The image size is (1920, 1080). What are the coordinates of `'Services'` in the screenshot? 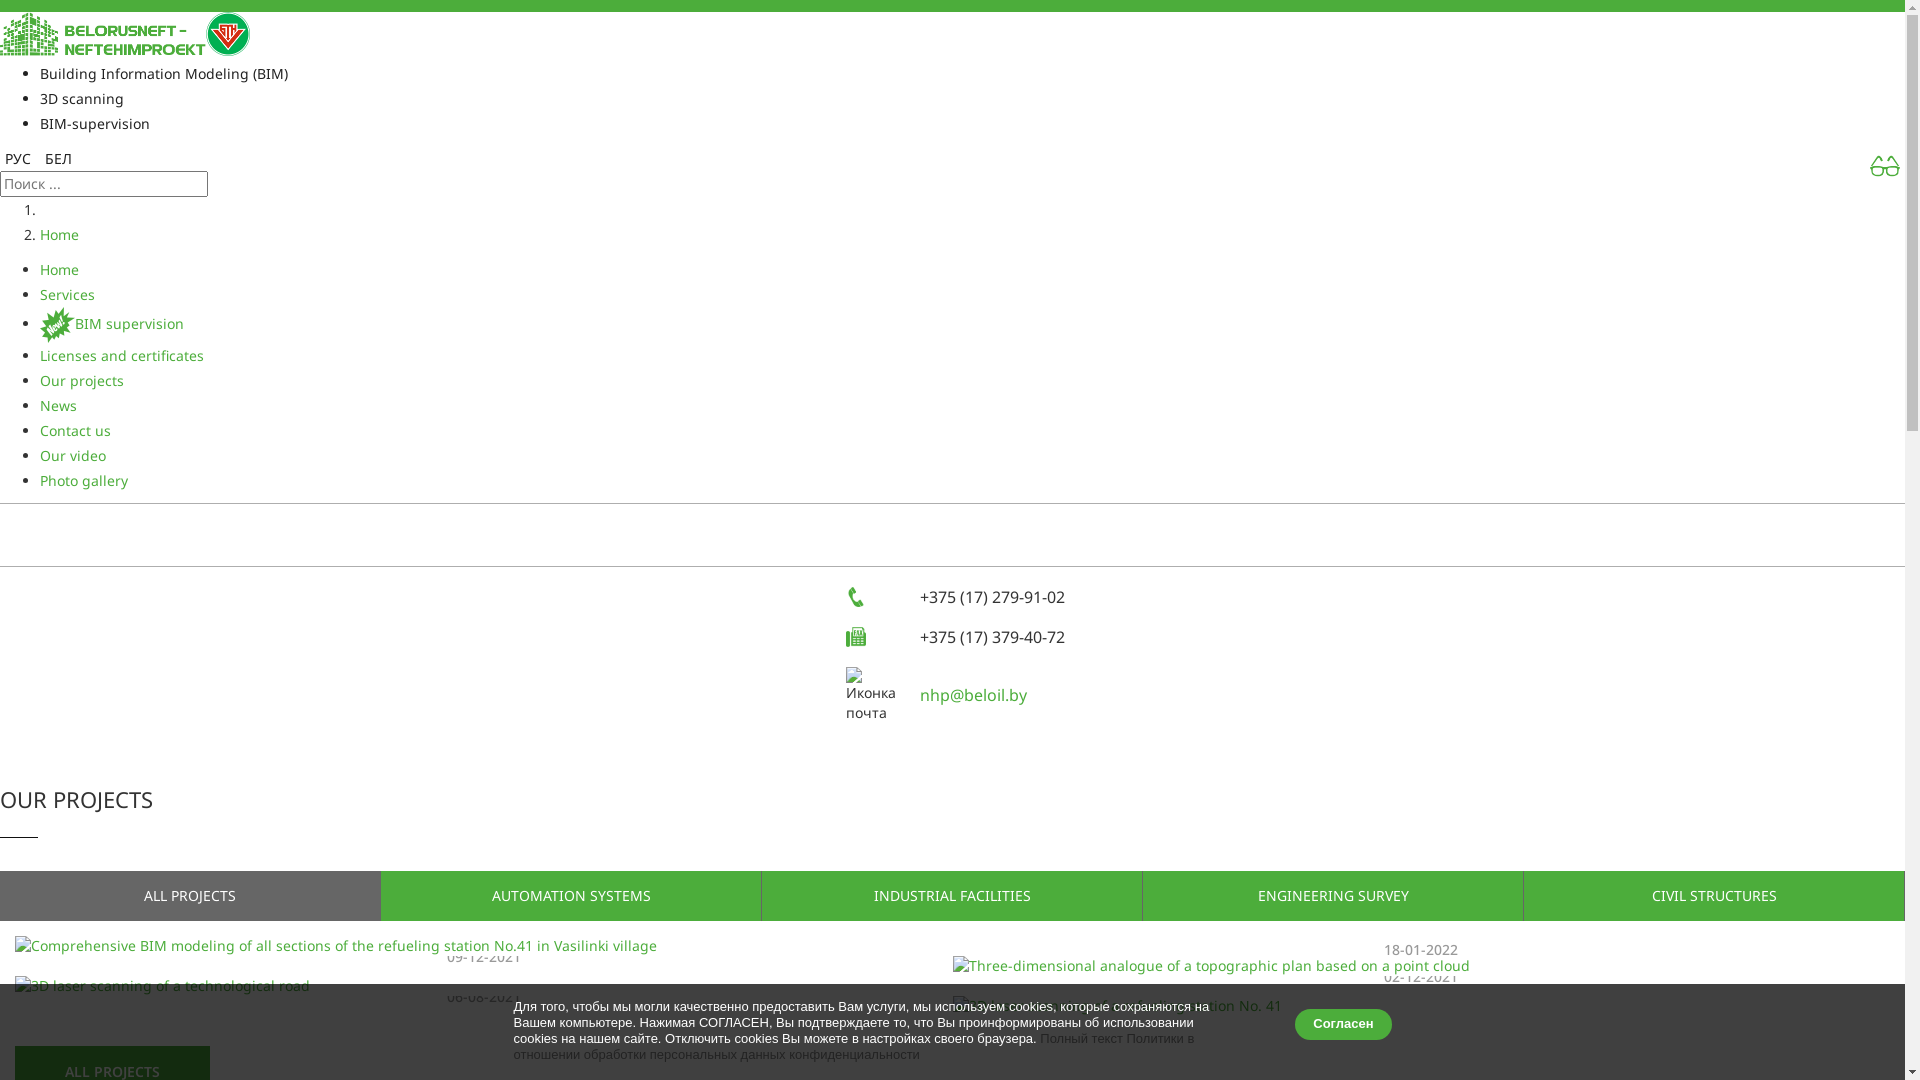 It's located at (67, 294).